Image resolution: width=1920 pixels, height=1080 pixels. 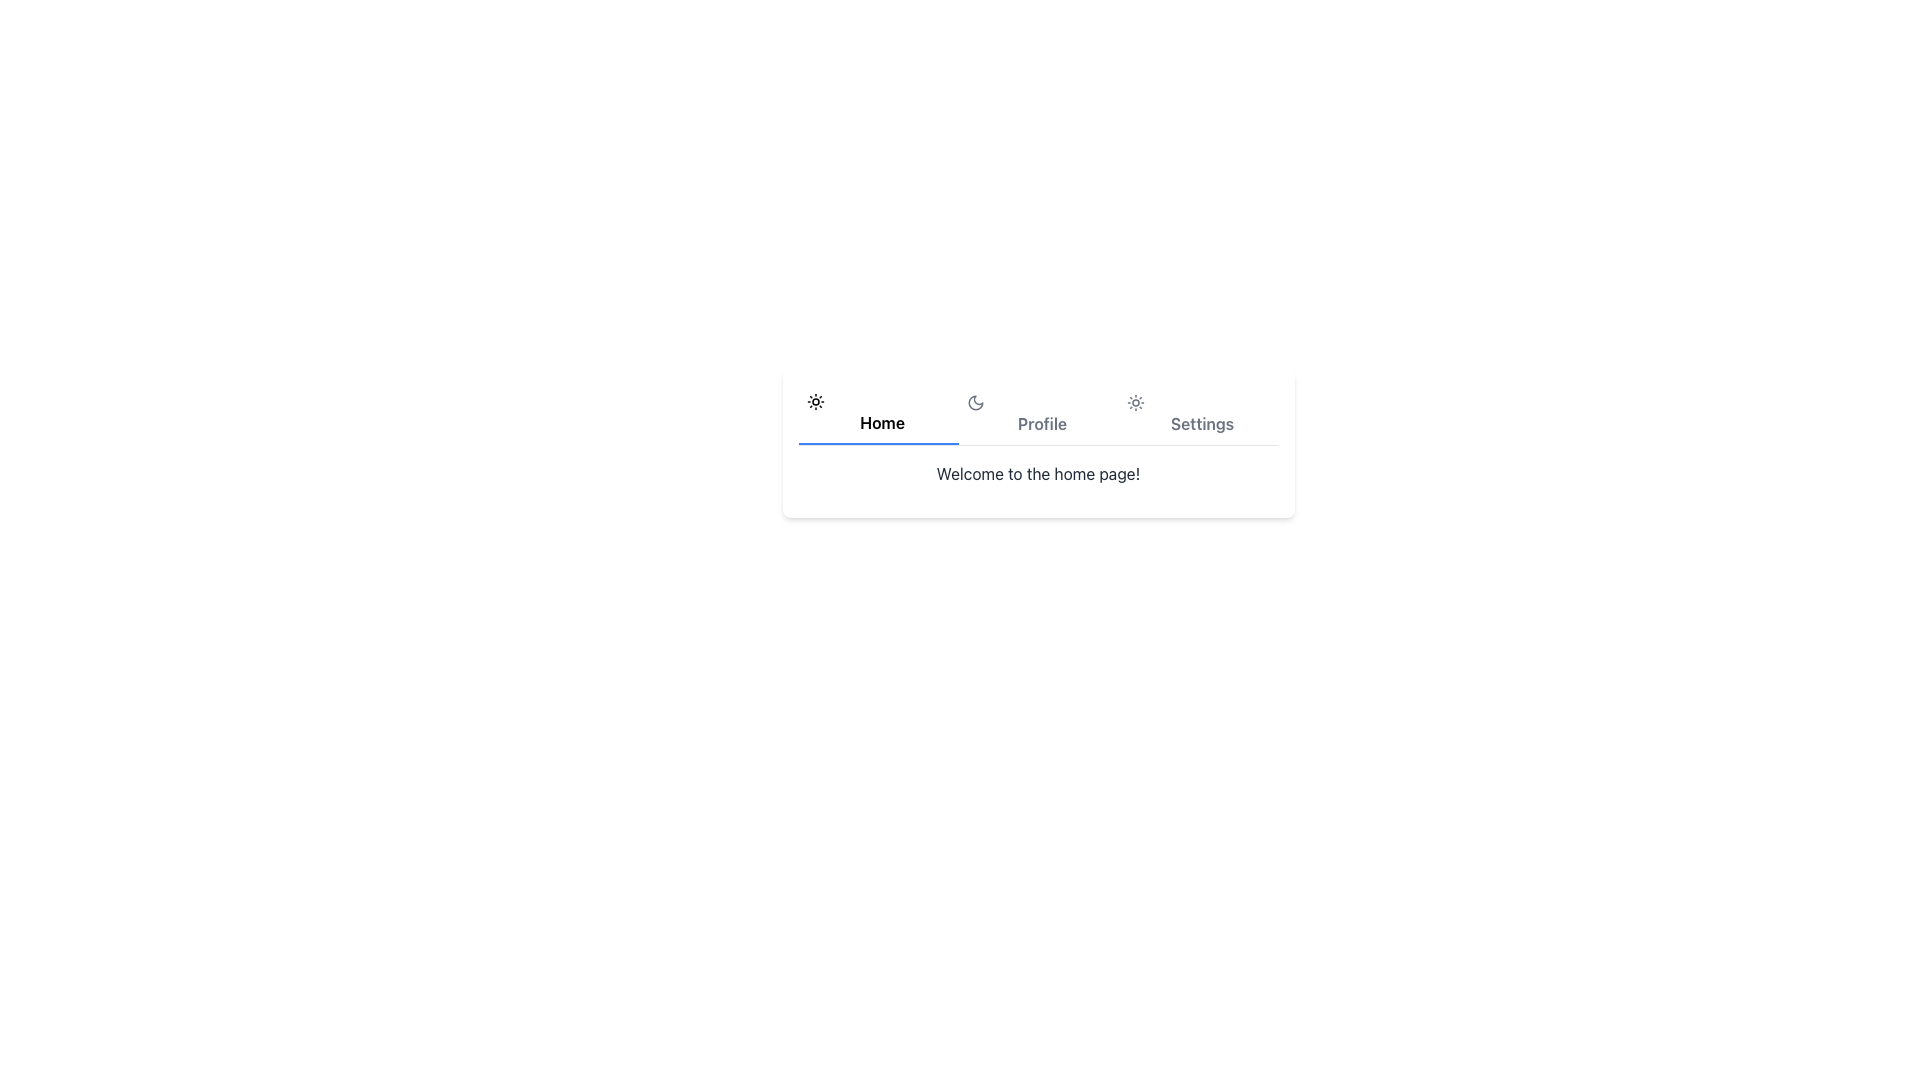 What do you see at coordinates (1198, 414) in the screenshot?
I see `the 'Settings' button located at the far-right of the navigation bar` at bounding box center [1198, 414].